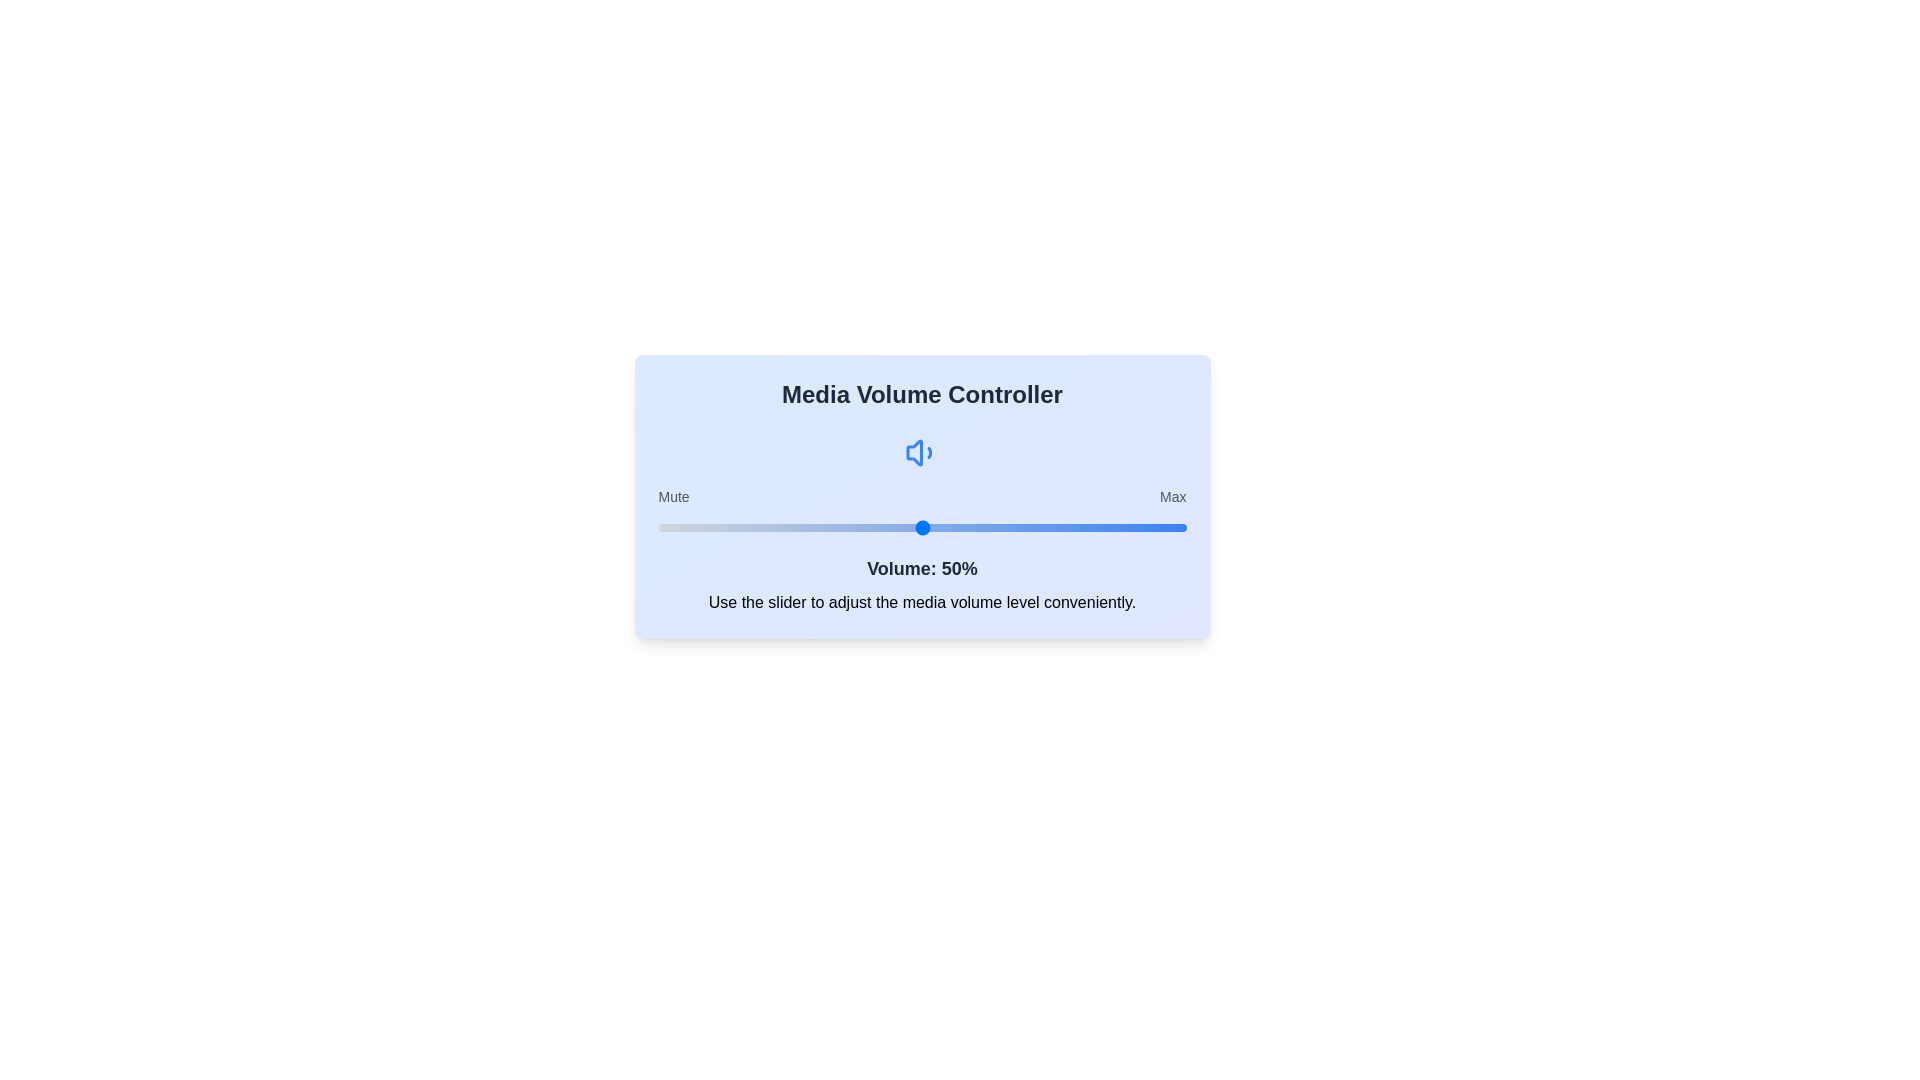 Image resolution: width=1920 pixels, height=1080 pixels. What do you see at coordinates (731, 527) in the screenshot?
I see `the volume to 14% by adjusting the slider` at bounding box center [731, 527].